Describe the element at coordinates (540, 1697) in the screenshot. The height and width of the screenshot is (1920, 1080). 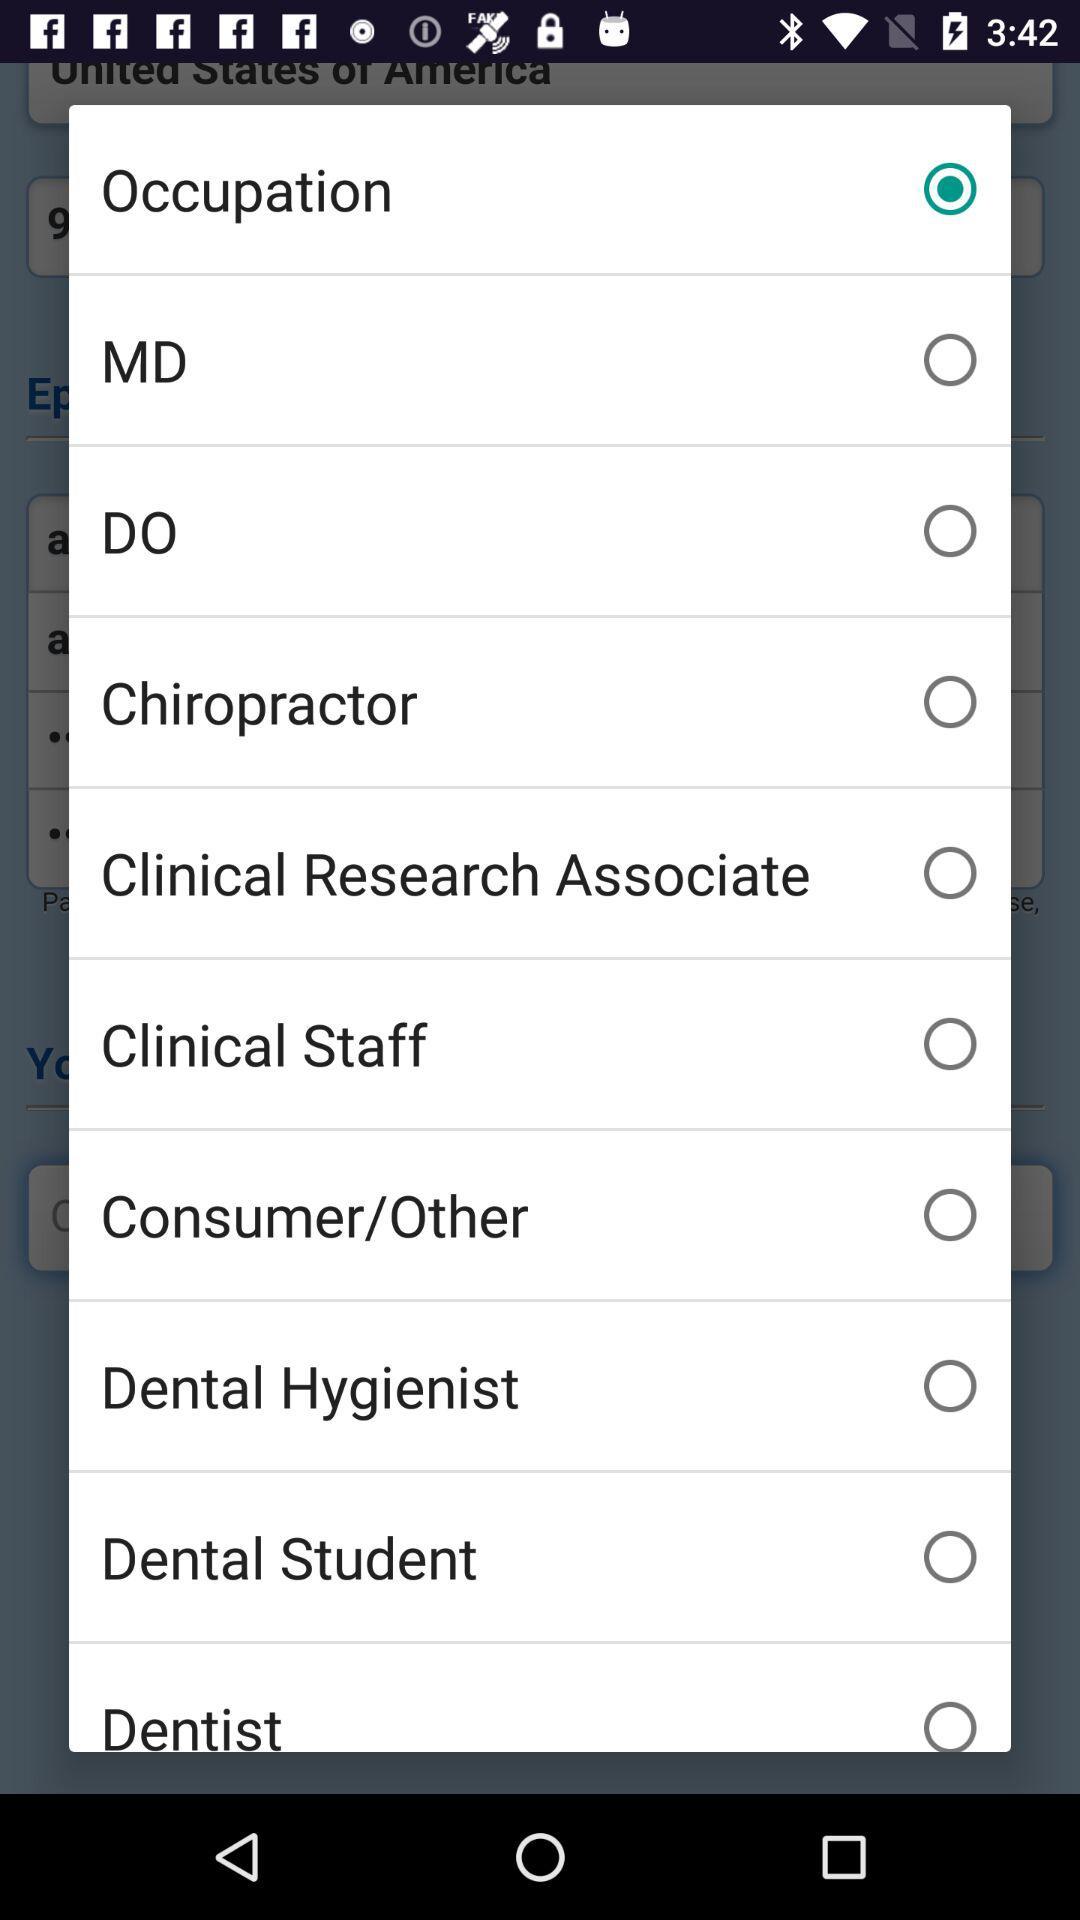
I see `the dentist` at that location.